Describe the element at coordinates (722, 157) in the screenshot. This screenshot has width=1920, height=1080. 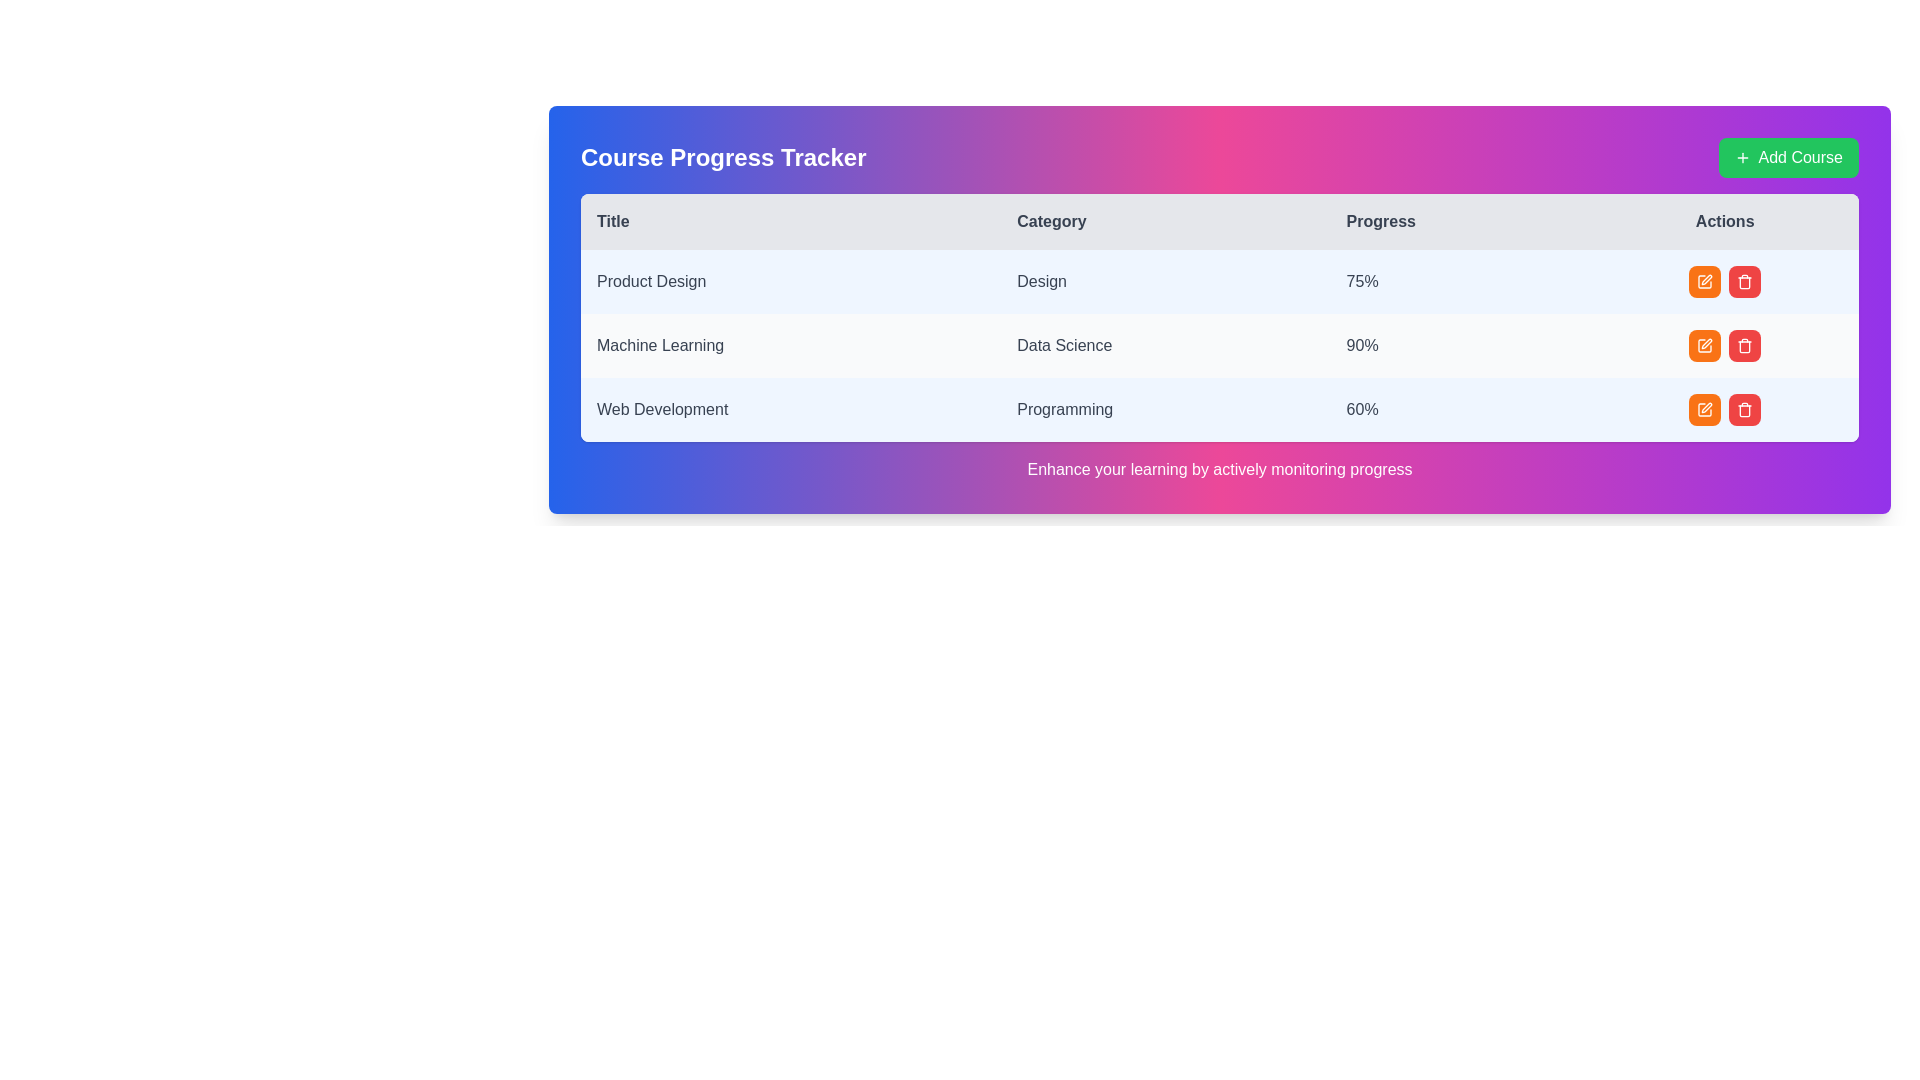
I see `the bold header text 'Course Progress Tracker' that is prominently displayed on a blue-to-pink gradient background, located towards the top-left corner of the page` at that location.